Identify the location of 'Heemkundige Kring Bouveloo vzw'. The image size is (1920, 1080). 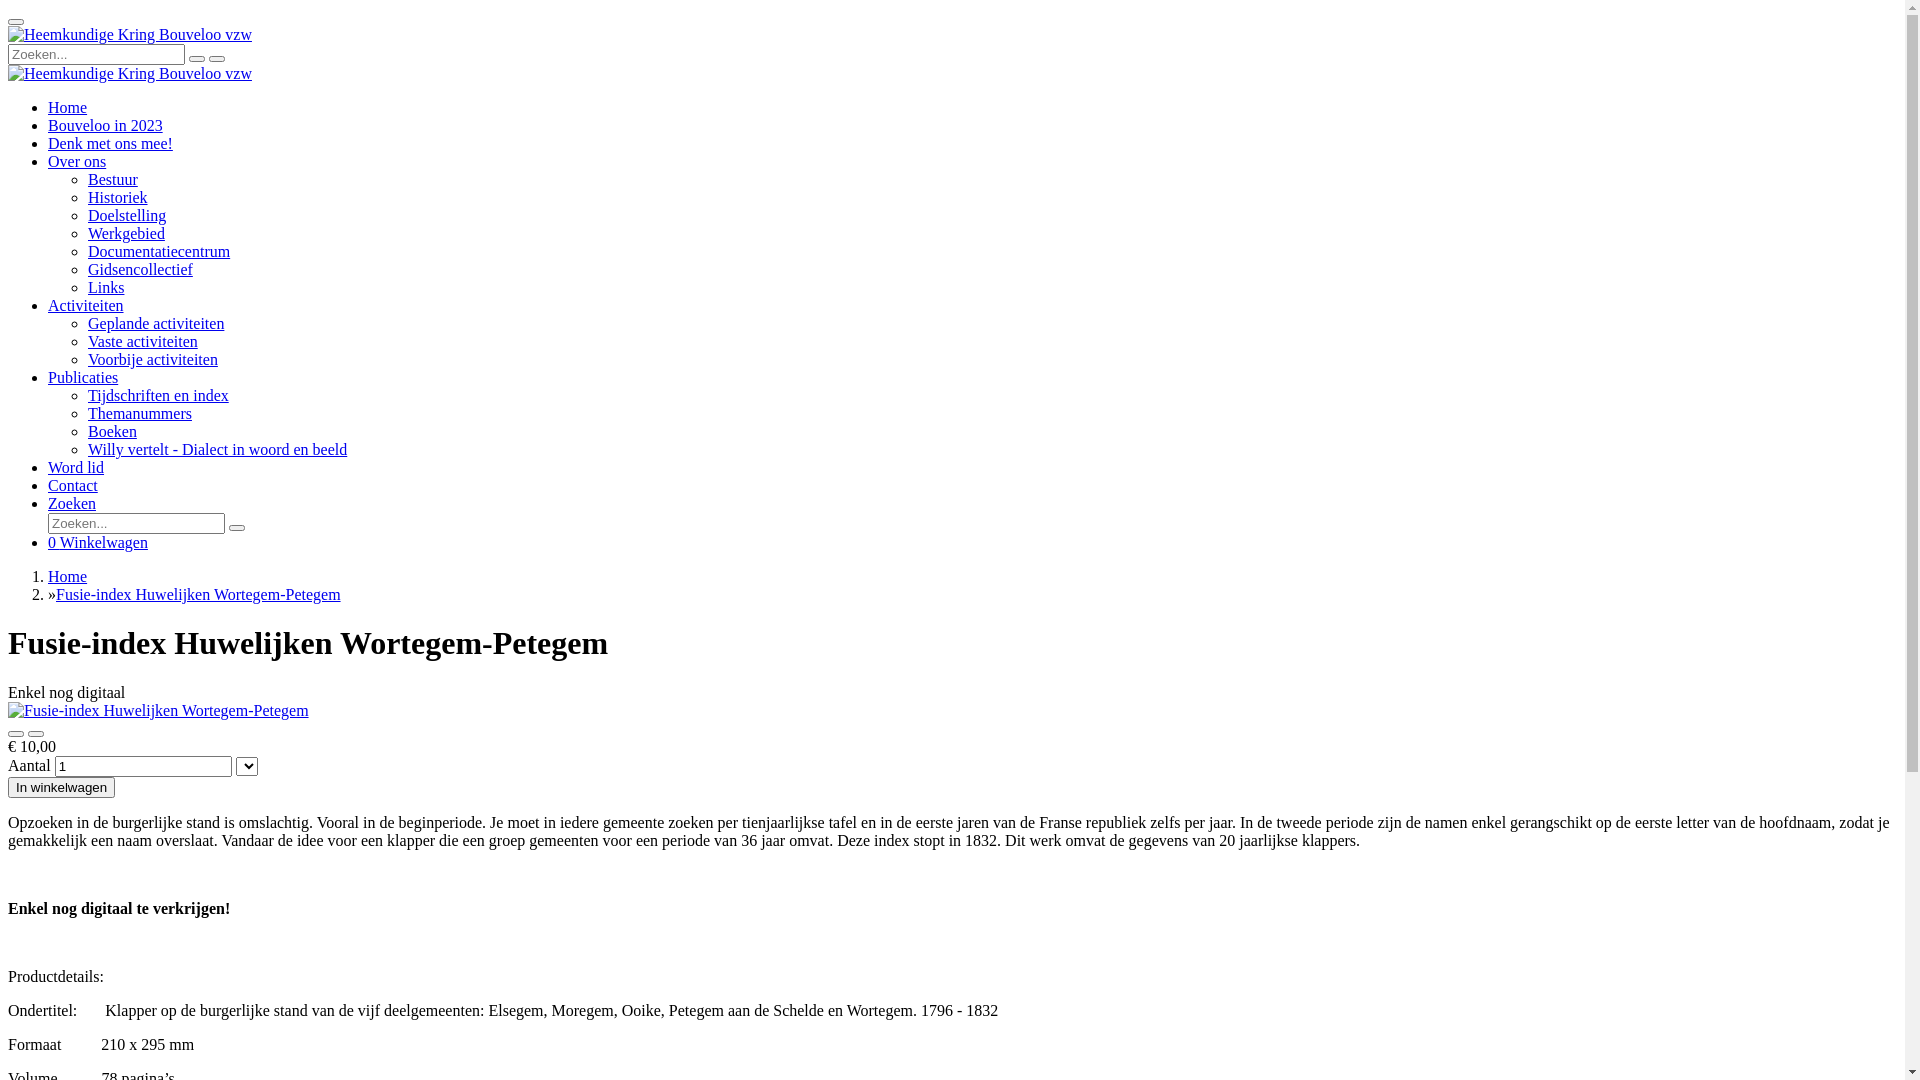
(8, 72).